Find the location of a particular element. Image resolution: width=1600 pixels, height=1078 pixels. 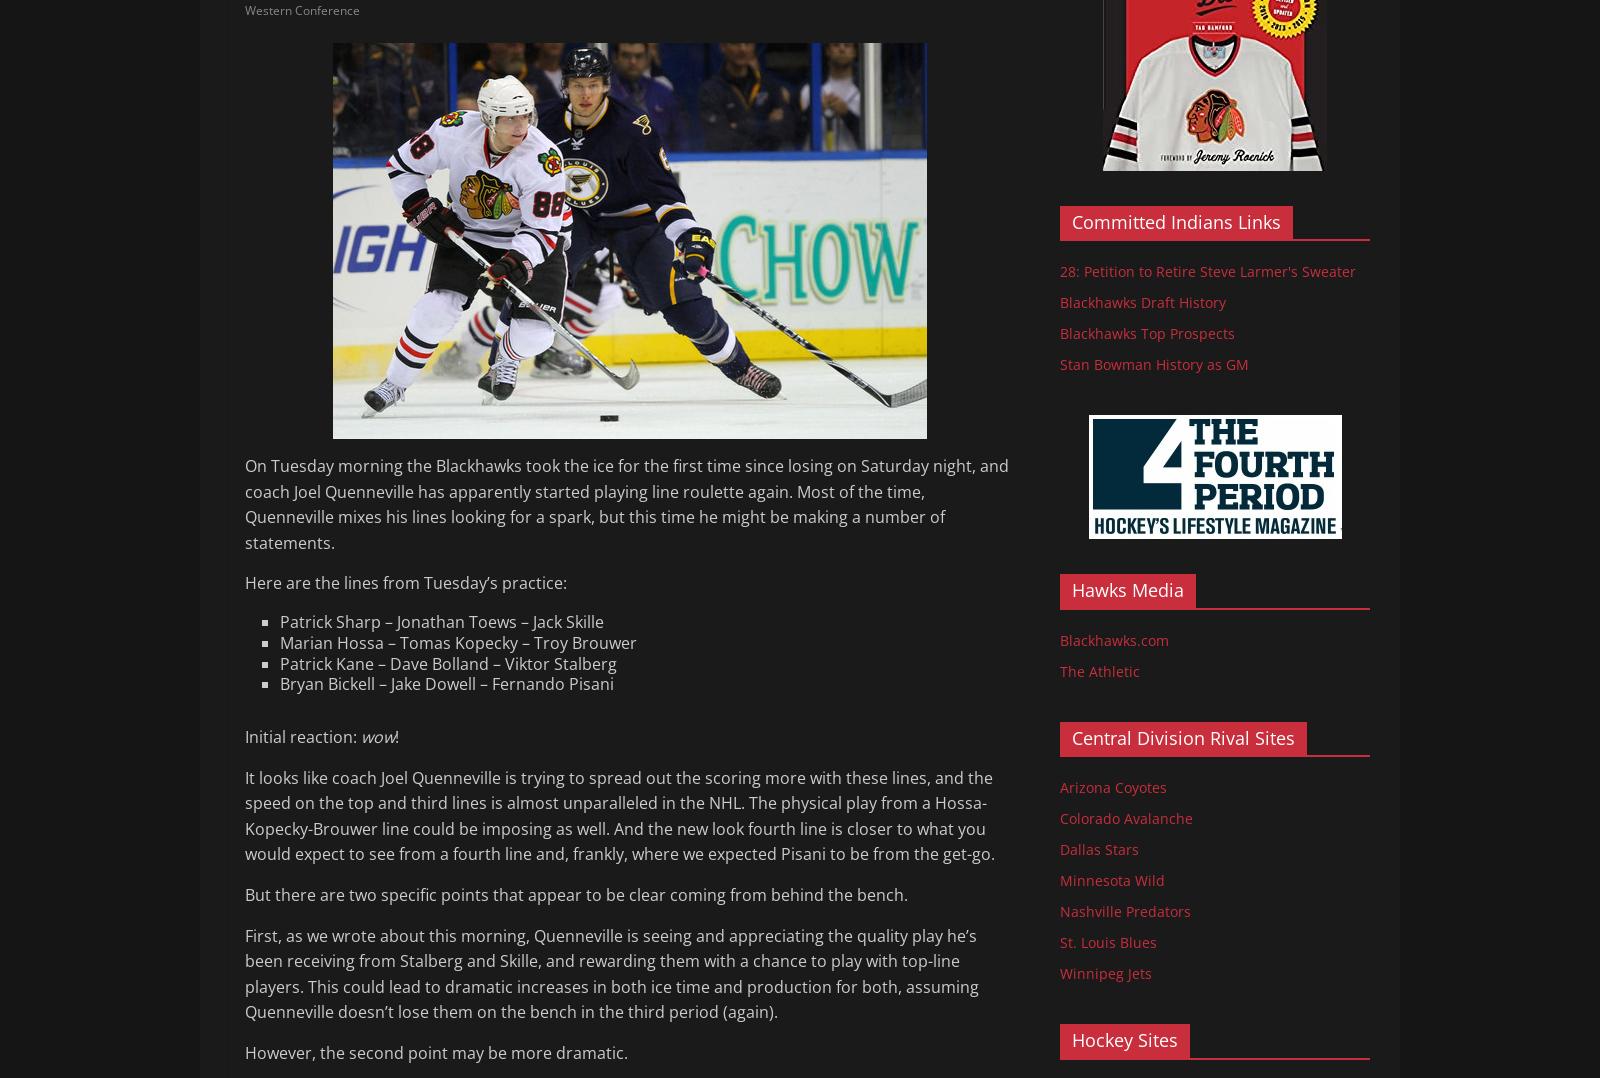

'Colorado Avalanche' is located at coordinates (1060, 818).